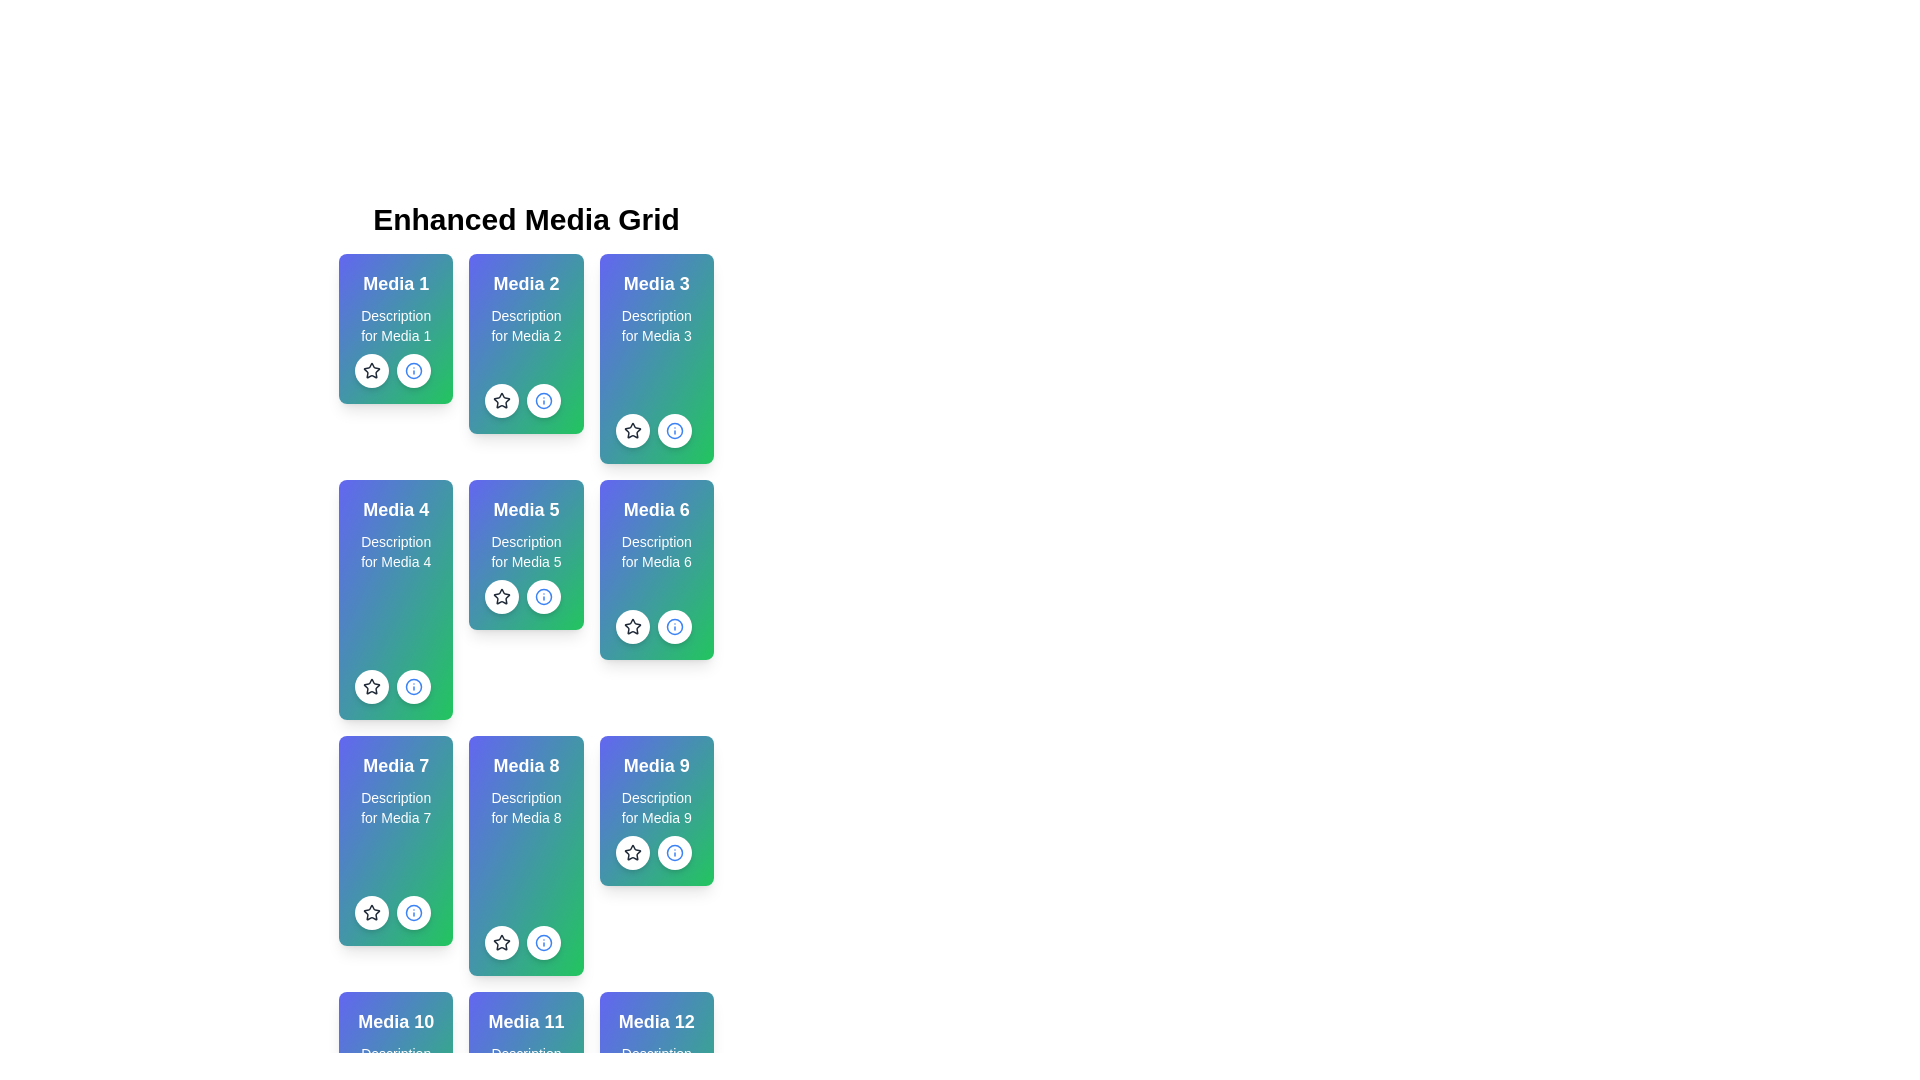 The image size is (1920, 1080). Describe the element at coordinates (674, 430) in the screenshot. I see `the 'info' button located in the second column of media cards, specifically within the card labeled 'Media 5,' which is the second button from the left in the lower button group` at that location.